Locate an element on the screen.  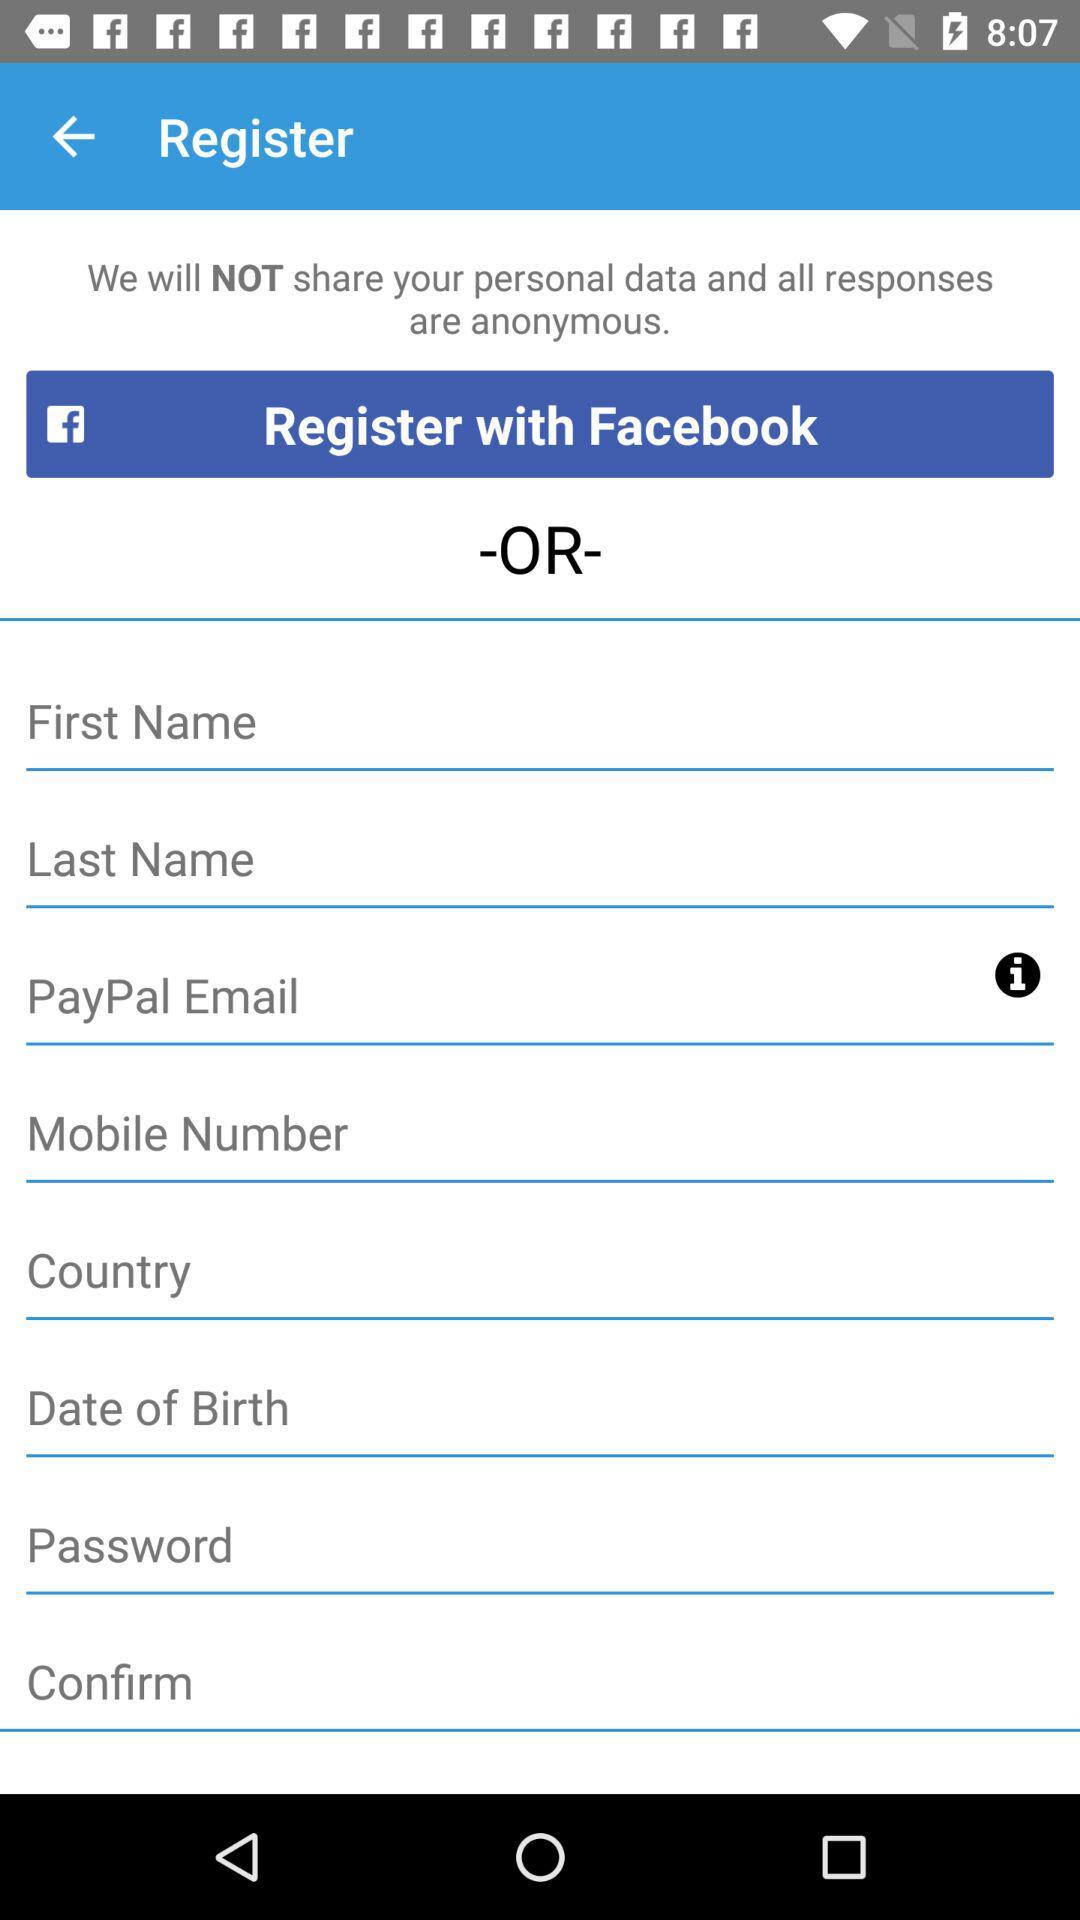
icon above -or- icon is located at coordinates (540, 423).